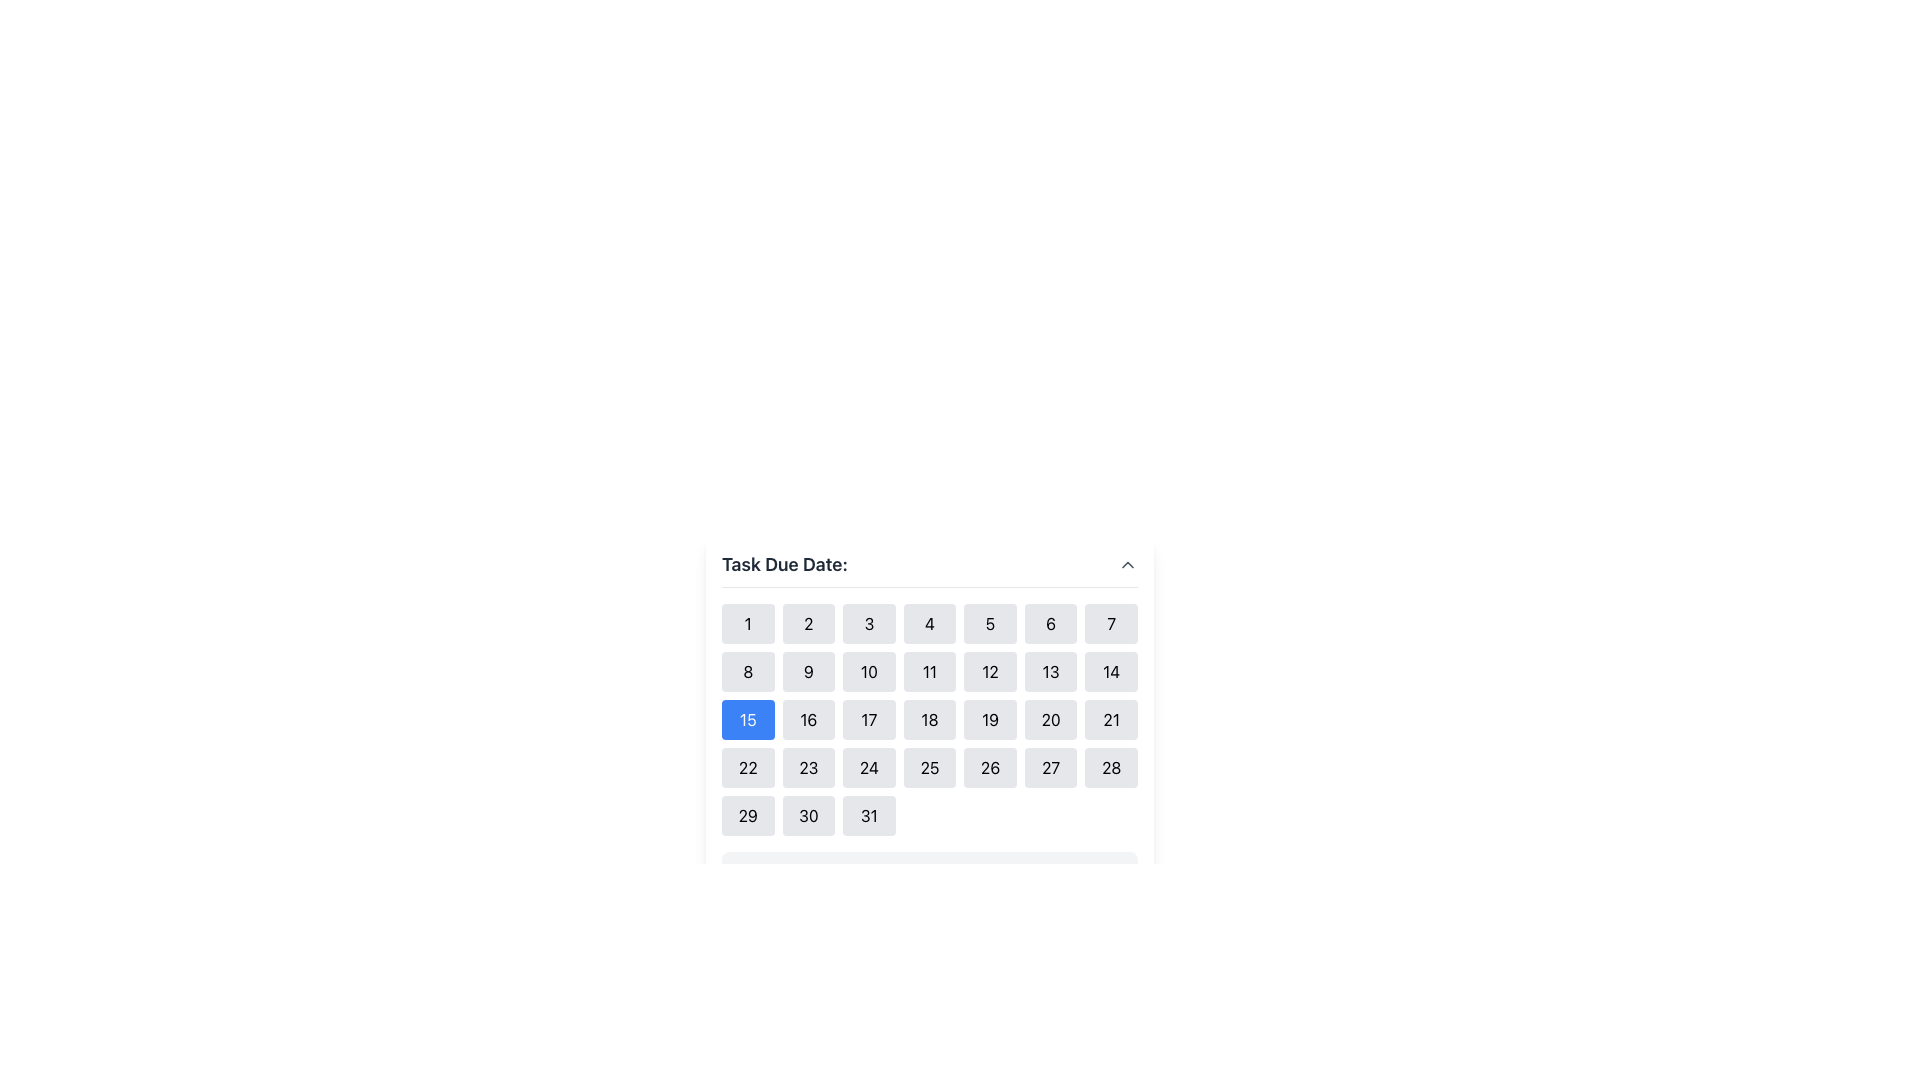 The height and width of the screenshot is (1080, 1920). I want to click on the button labeled '8' in the second row, first column of the grid beneath the header 'Task Due Date:', so click(747, 671).